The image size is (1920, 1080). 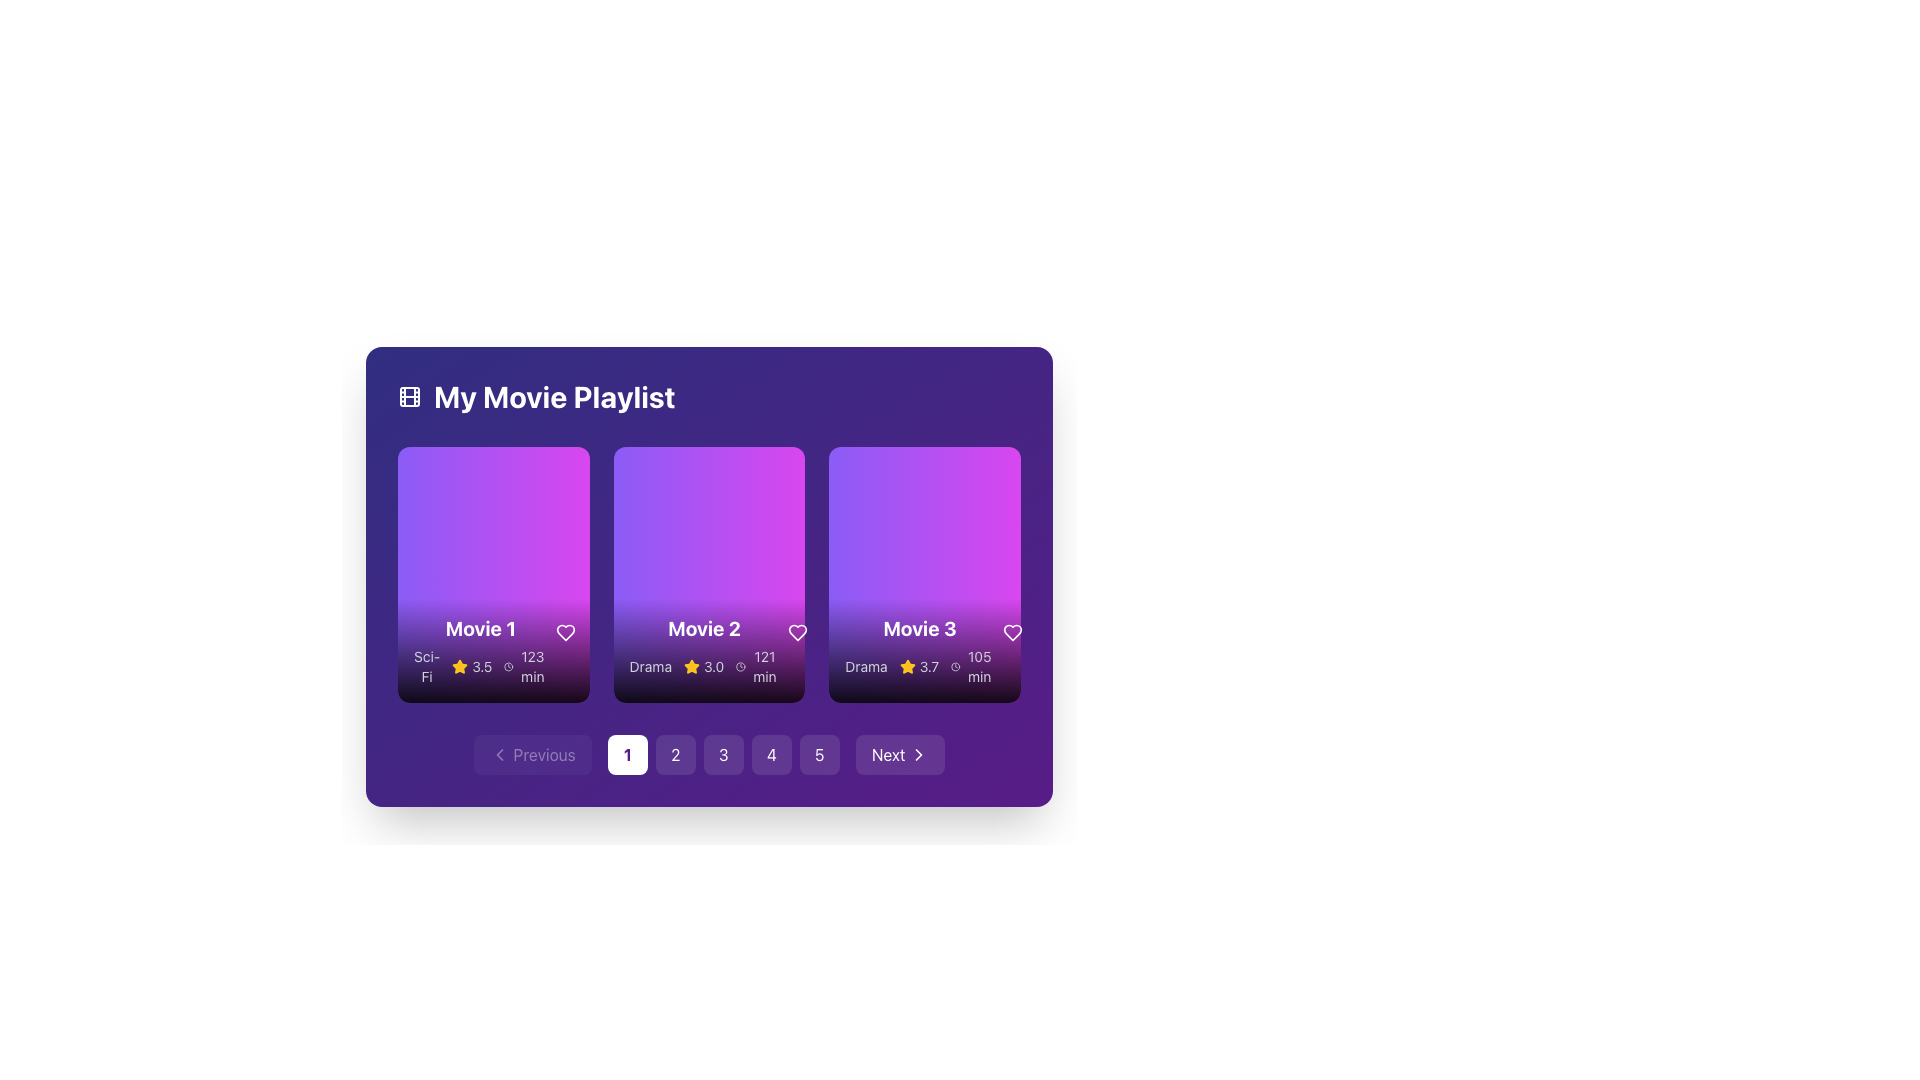 What do you see at coordinates (709, 755) in the screenshot?
I see `the pagination button labeled '3' located at the bottom of the card grid layout` at bounding box center [709, 755].